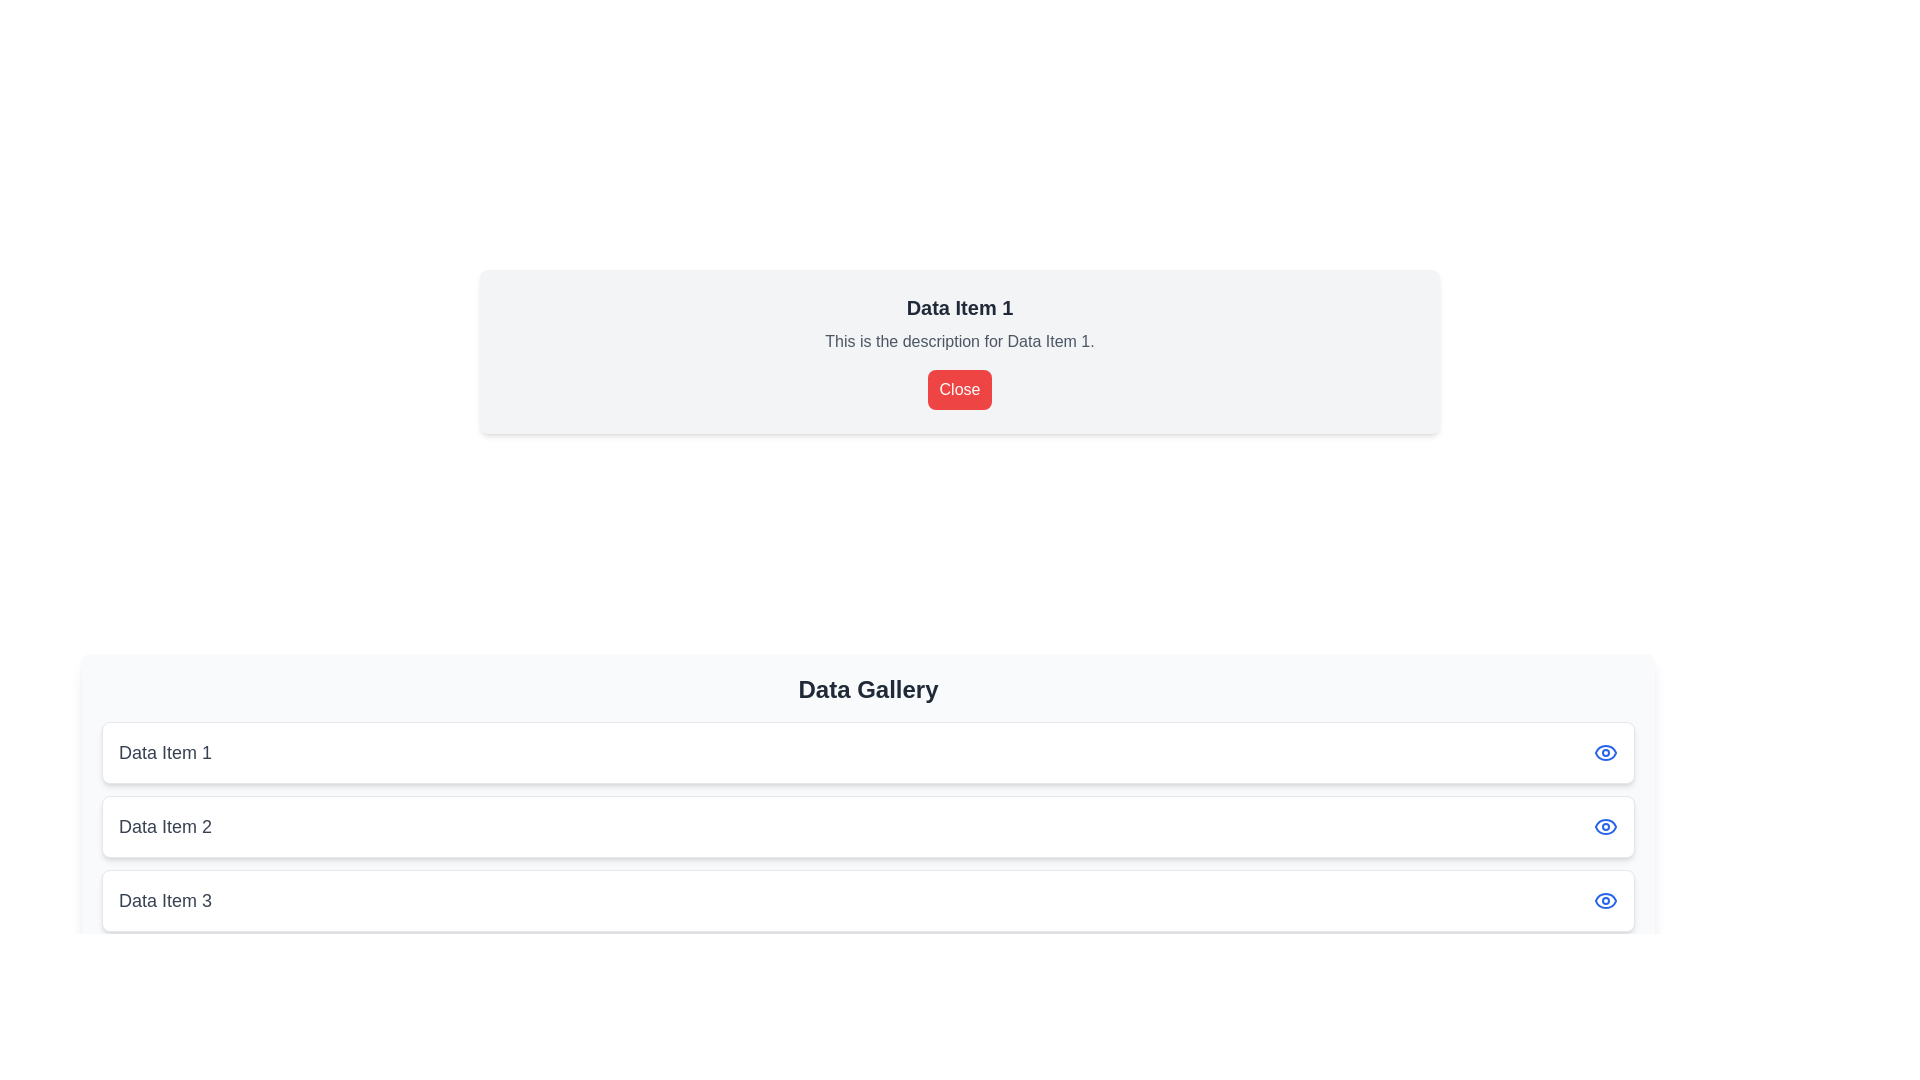  What do you see at coordinates (1606, 901) in the screenshot?
I see `the eye icon representing the visibility control feature located to the right of 'Data Item 3'` at bounding box center [1606, 901].